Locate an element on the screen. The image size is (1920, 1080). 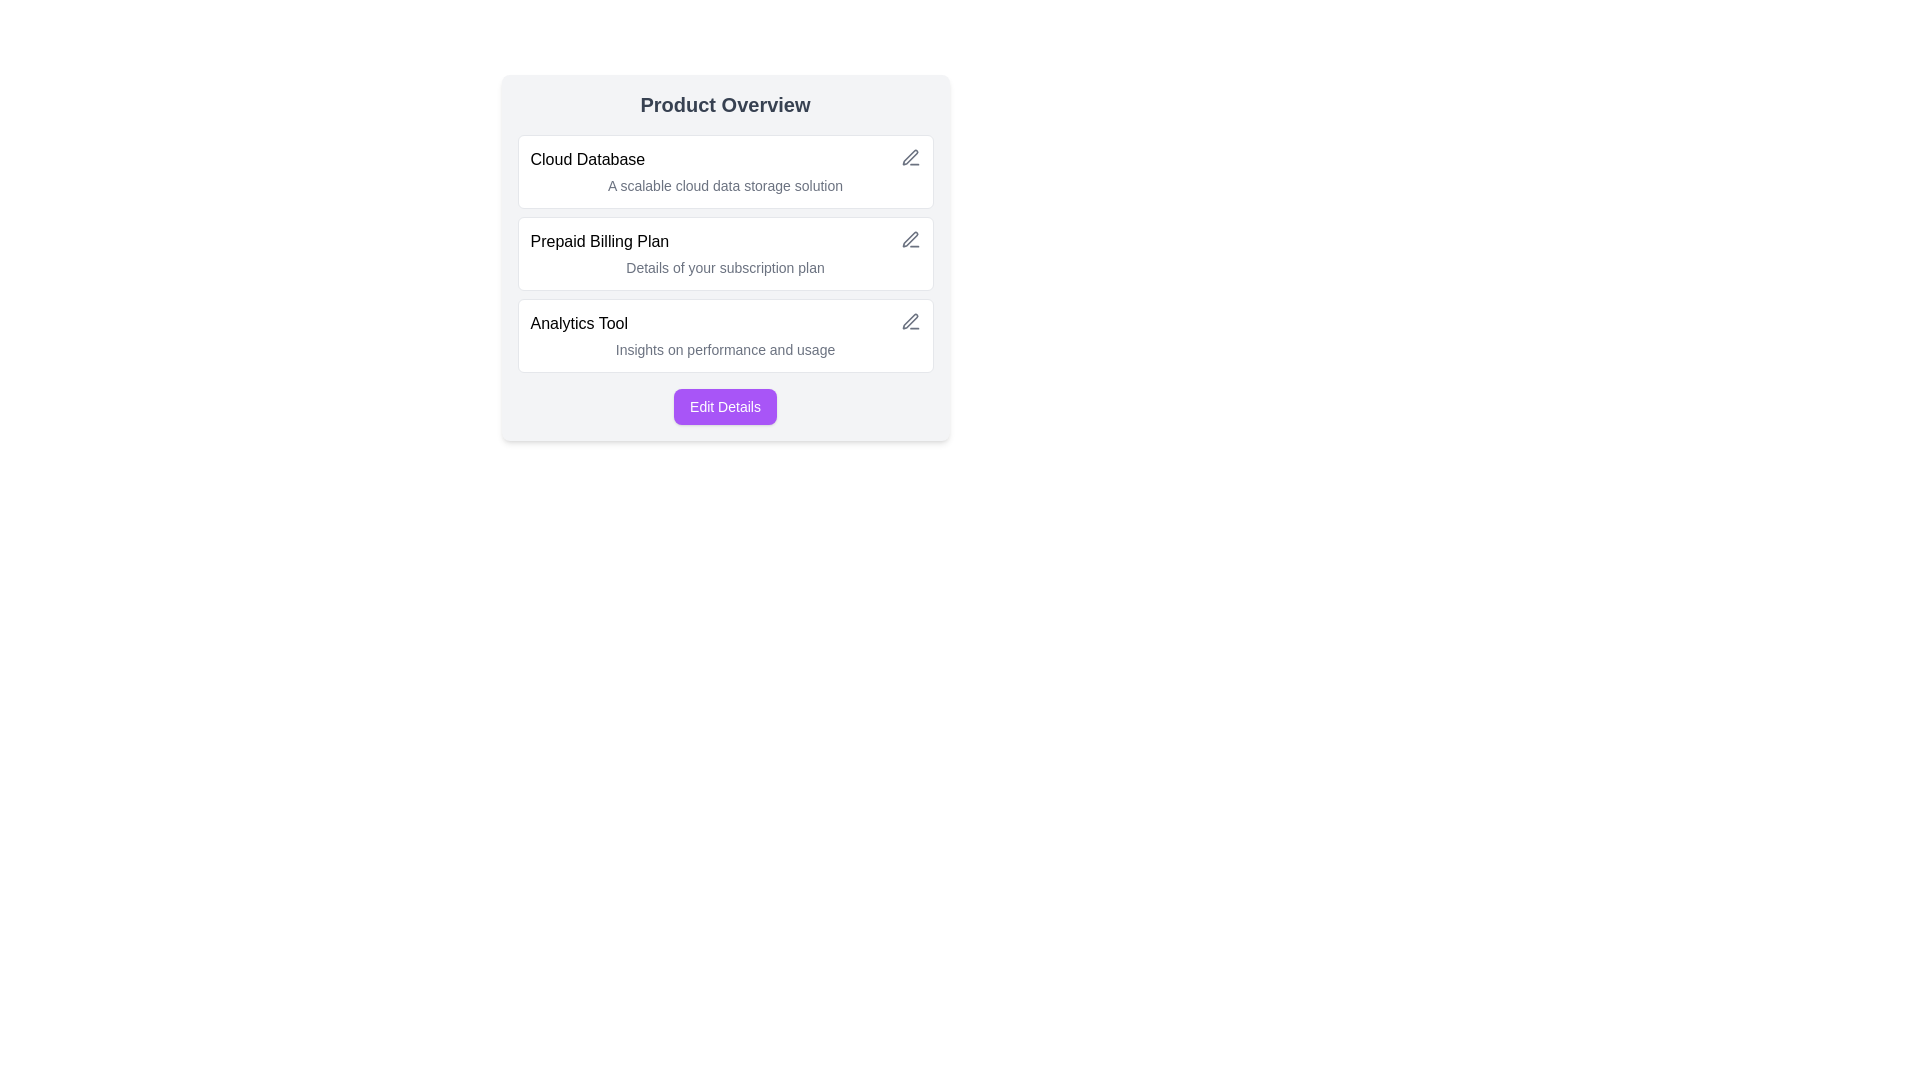
the edit action icon located on the right side of the Prepaid Billing Plan section is located at coordinates (909, 238).